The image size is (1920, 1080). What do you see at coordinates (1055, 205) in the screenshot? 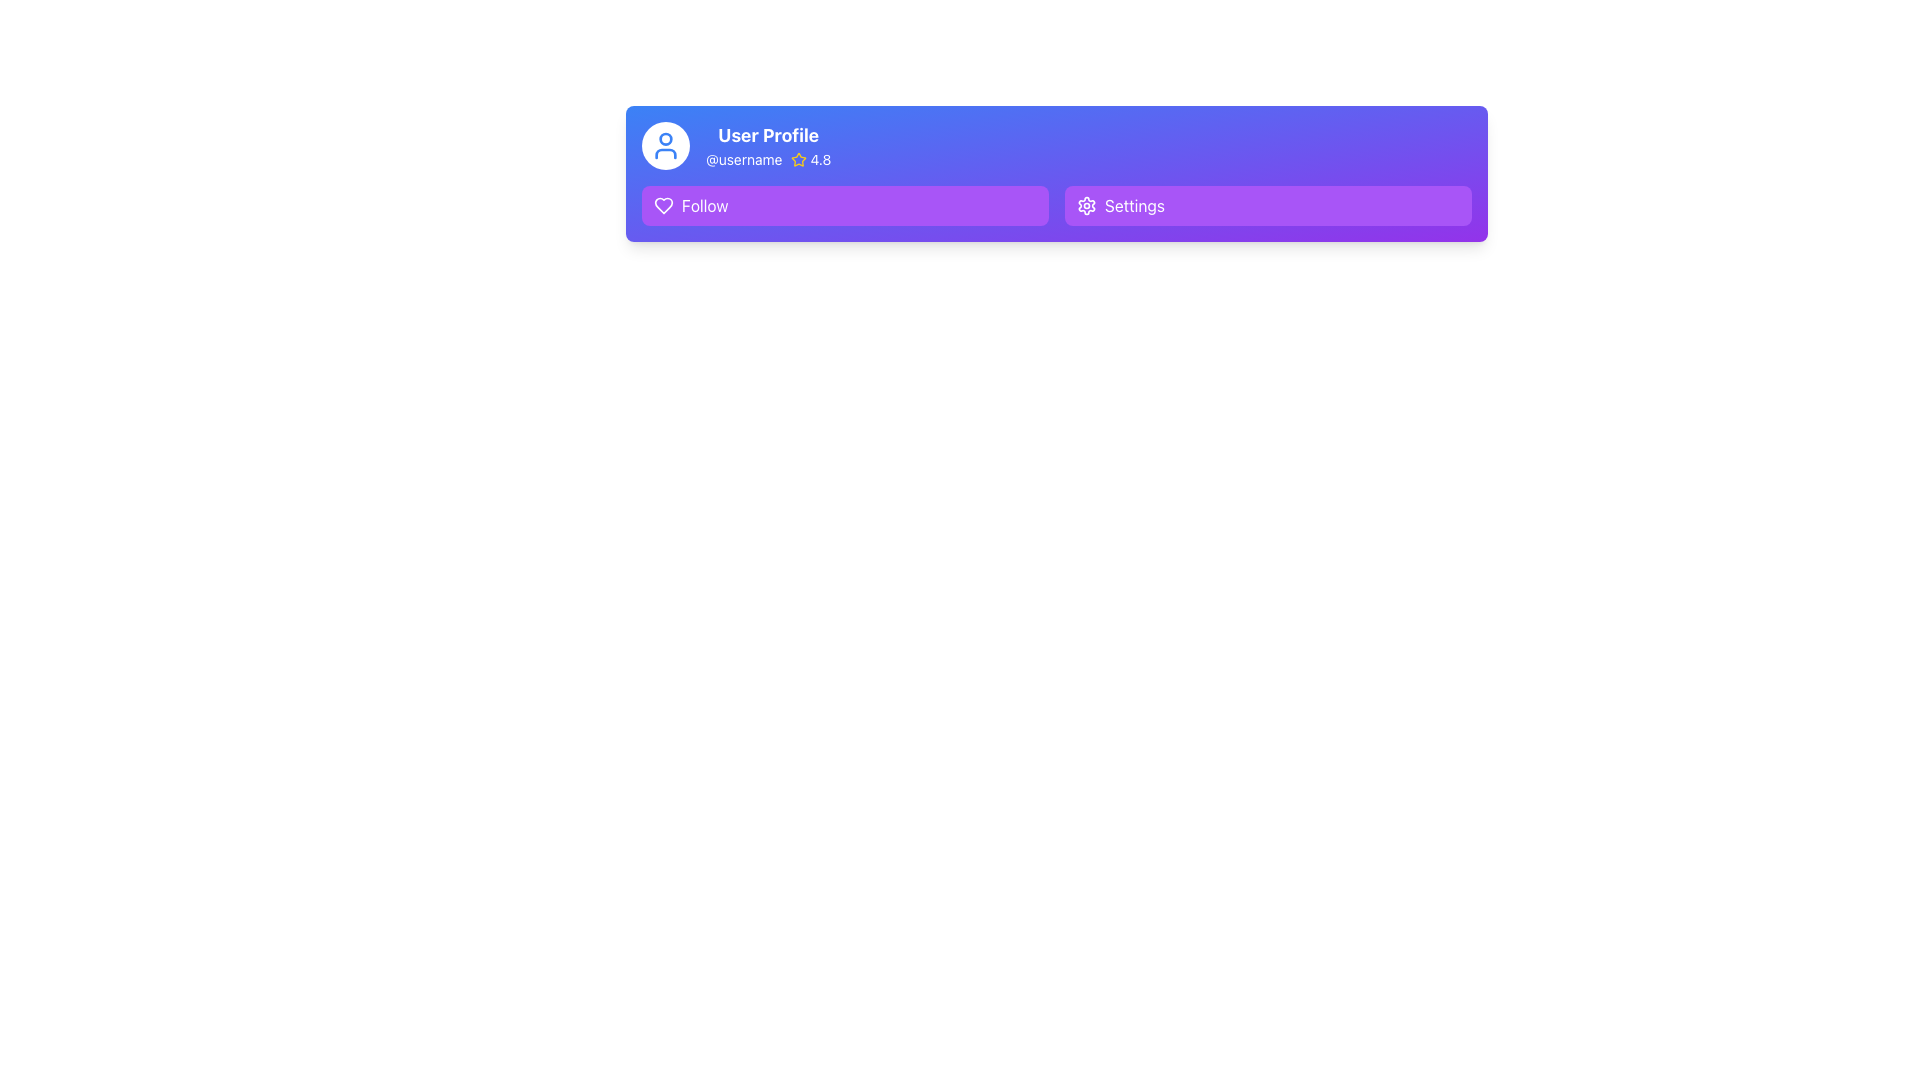
I see `the Button Group containing 'Follow' and 'Settings' buttons` at bounding box center [1055, 205].